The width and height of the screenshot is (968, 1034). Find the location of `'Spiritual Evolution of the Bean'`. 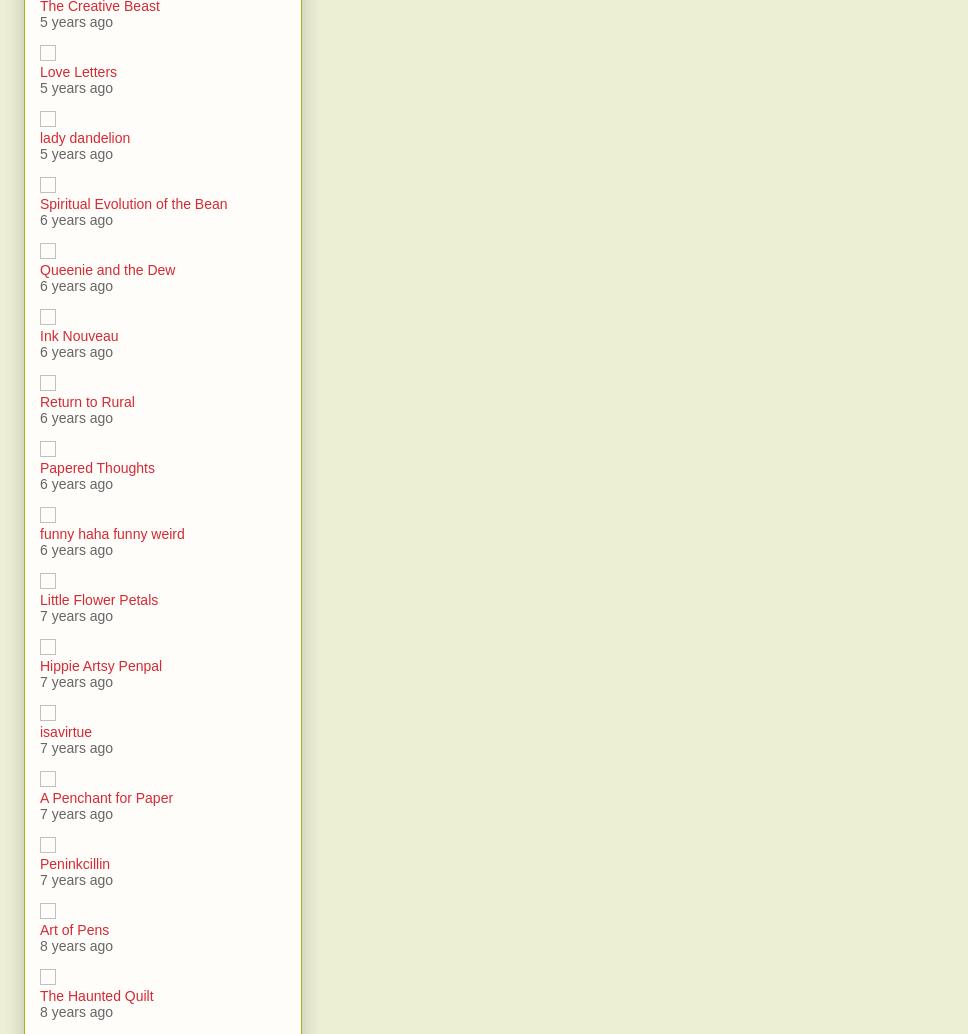

'Spiritual Evolution of the Bean' is located at coordinates (132, 202).